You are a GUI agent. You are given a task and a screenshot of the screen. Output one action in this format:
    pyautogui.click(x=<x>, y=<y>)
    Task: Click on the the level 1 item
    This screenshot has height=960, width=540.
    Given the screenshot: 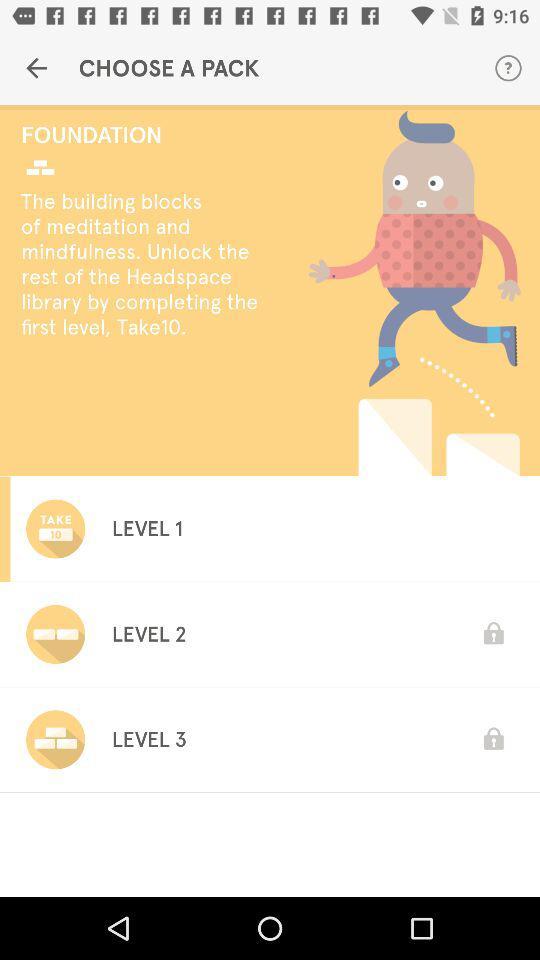 What is the action you would take?
    pyautogui.click(x=146, y=527)
    